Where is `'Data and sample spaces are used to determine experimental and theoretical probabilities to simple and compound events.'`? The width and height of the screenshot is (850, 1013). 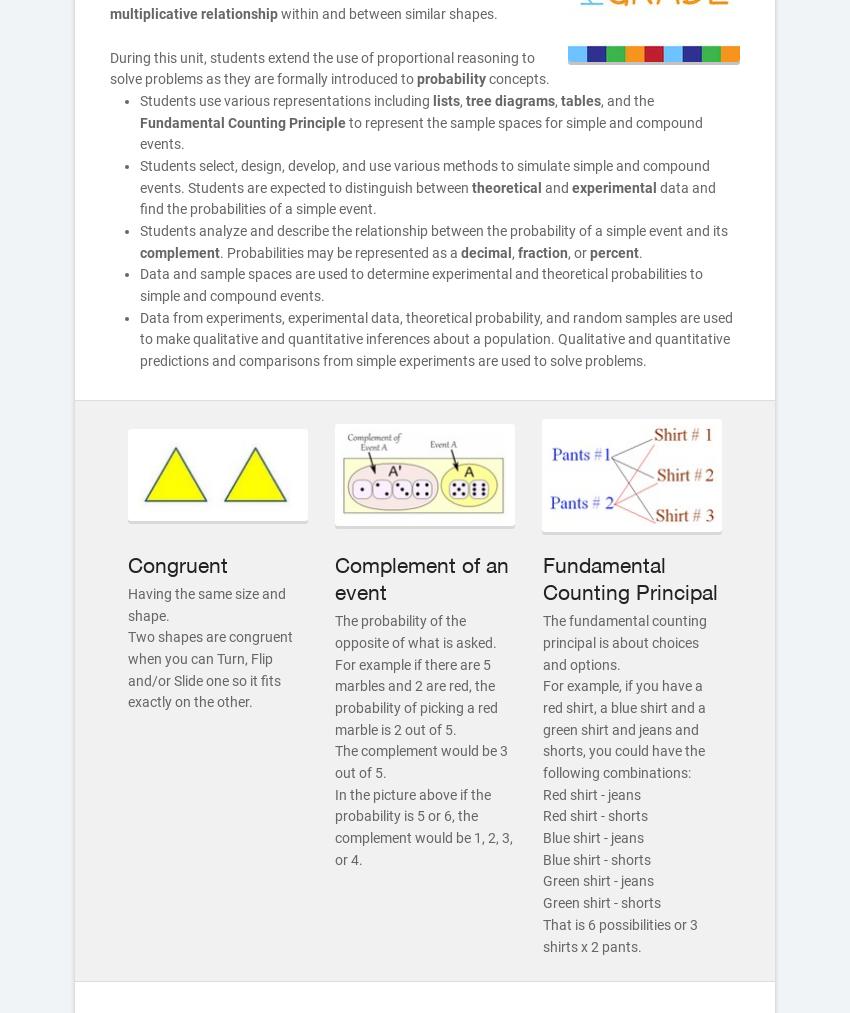 'Data and sample spaces are used to determine experimental and theoretical probabilities to simple and compound events.' is located at coordinates (421, 283).